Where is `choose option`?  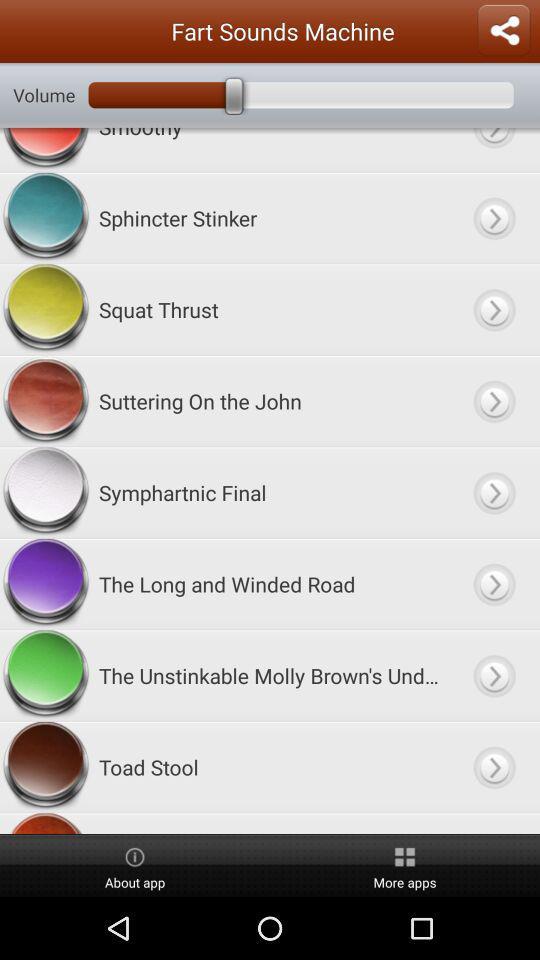
choose option is located at coordinates (493, 491).